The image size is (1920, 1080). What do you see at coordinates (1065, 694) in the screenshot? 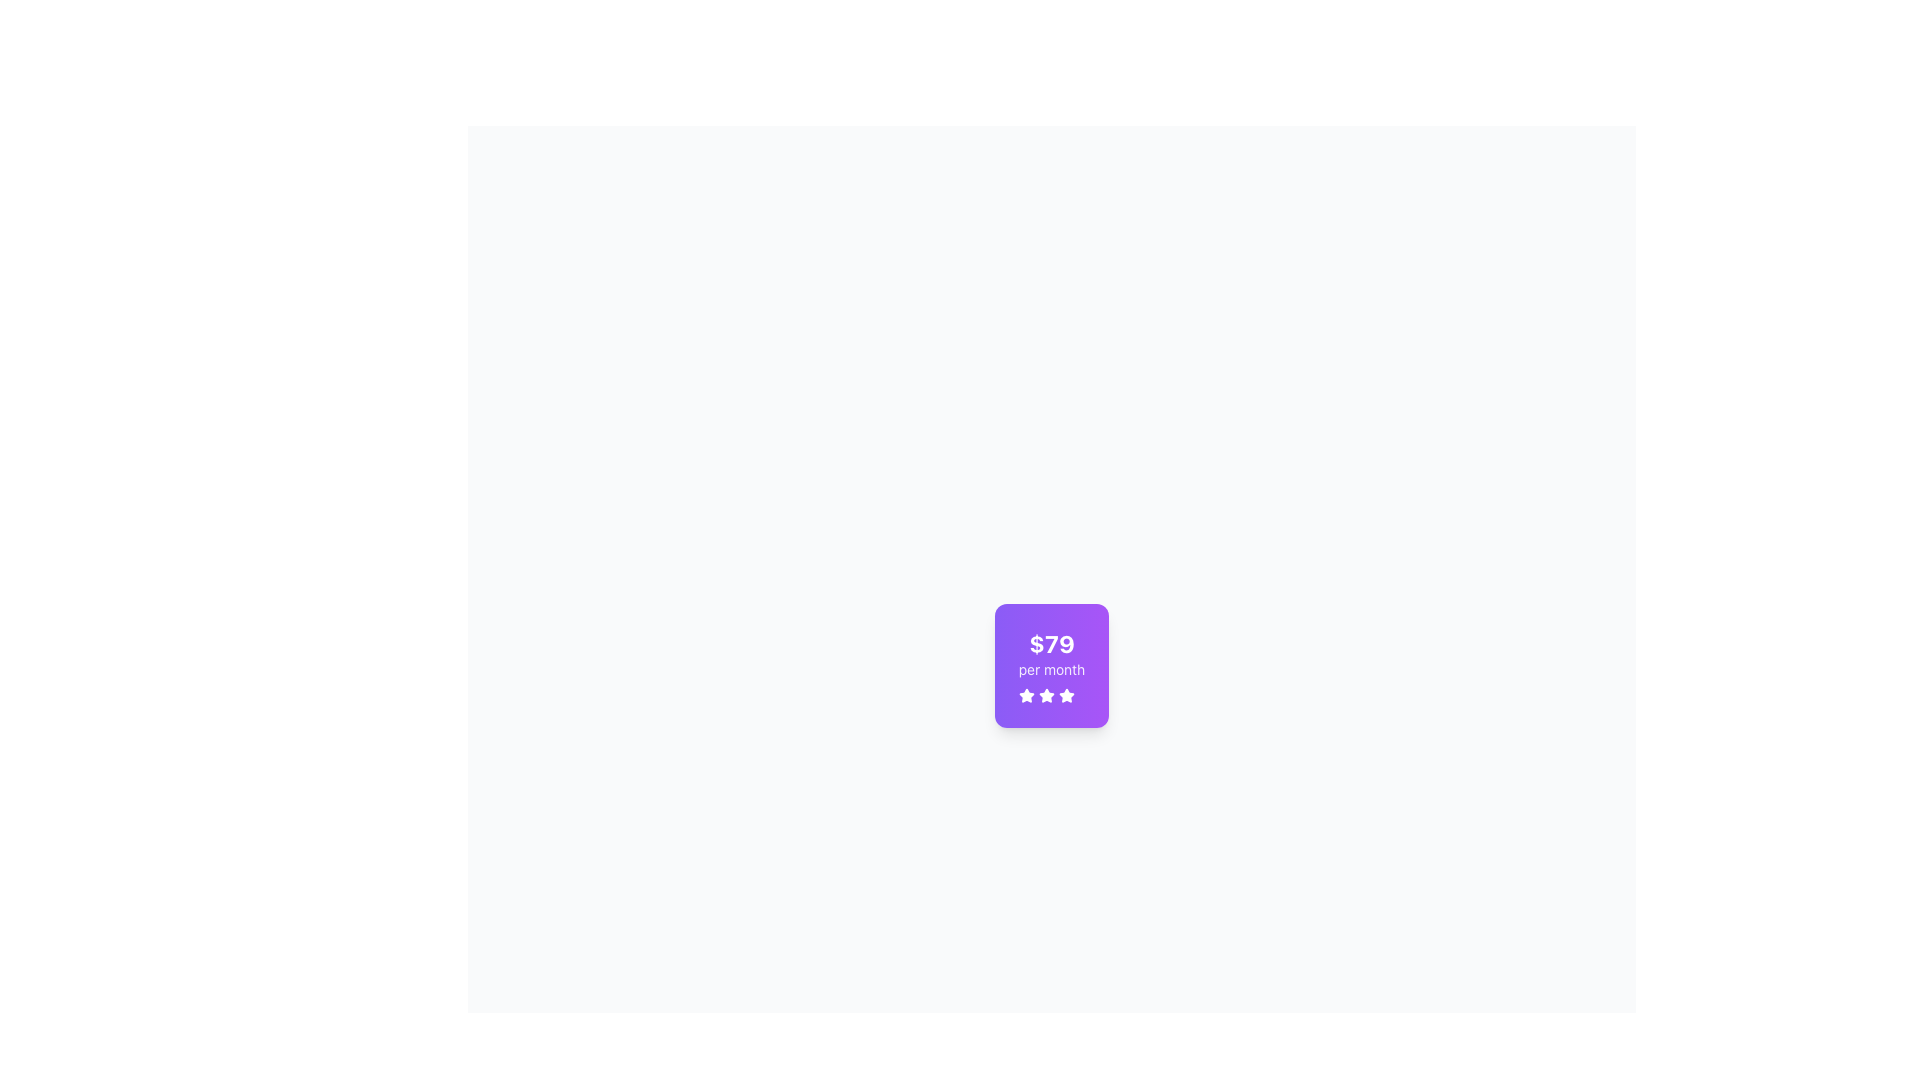
I see `the third star in the horizontal sequence of rating stars to rate it` at bounding box center [1065, 694].